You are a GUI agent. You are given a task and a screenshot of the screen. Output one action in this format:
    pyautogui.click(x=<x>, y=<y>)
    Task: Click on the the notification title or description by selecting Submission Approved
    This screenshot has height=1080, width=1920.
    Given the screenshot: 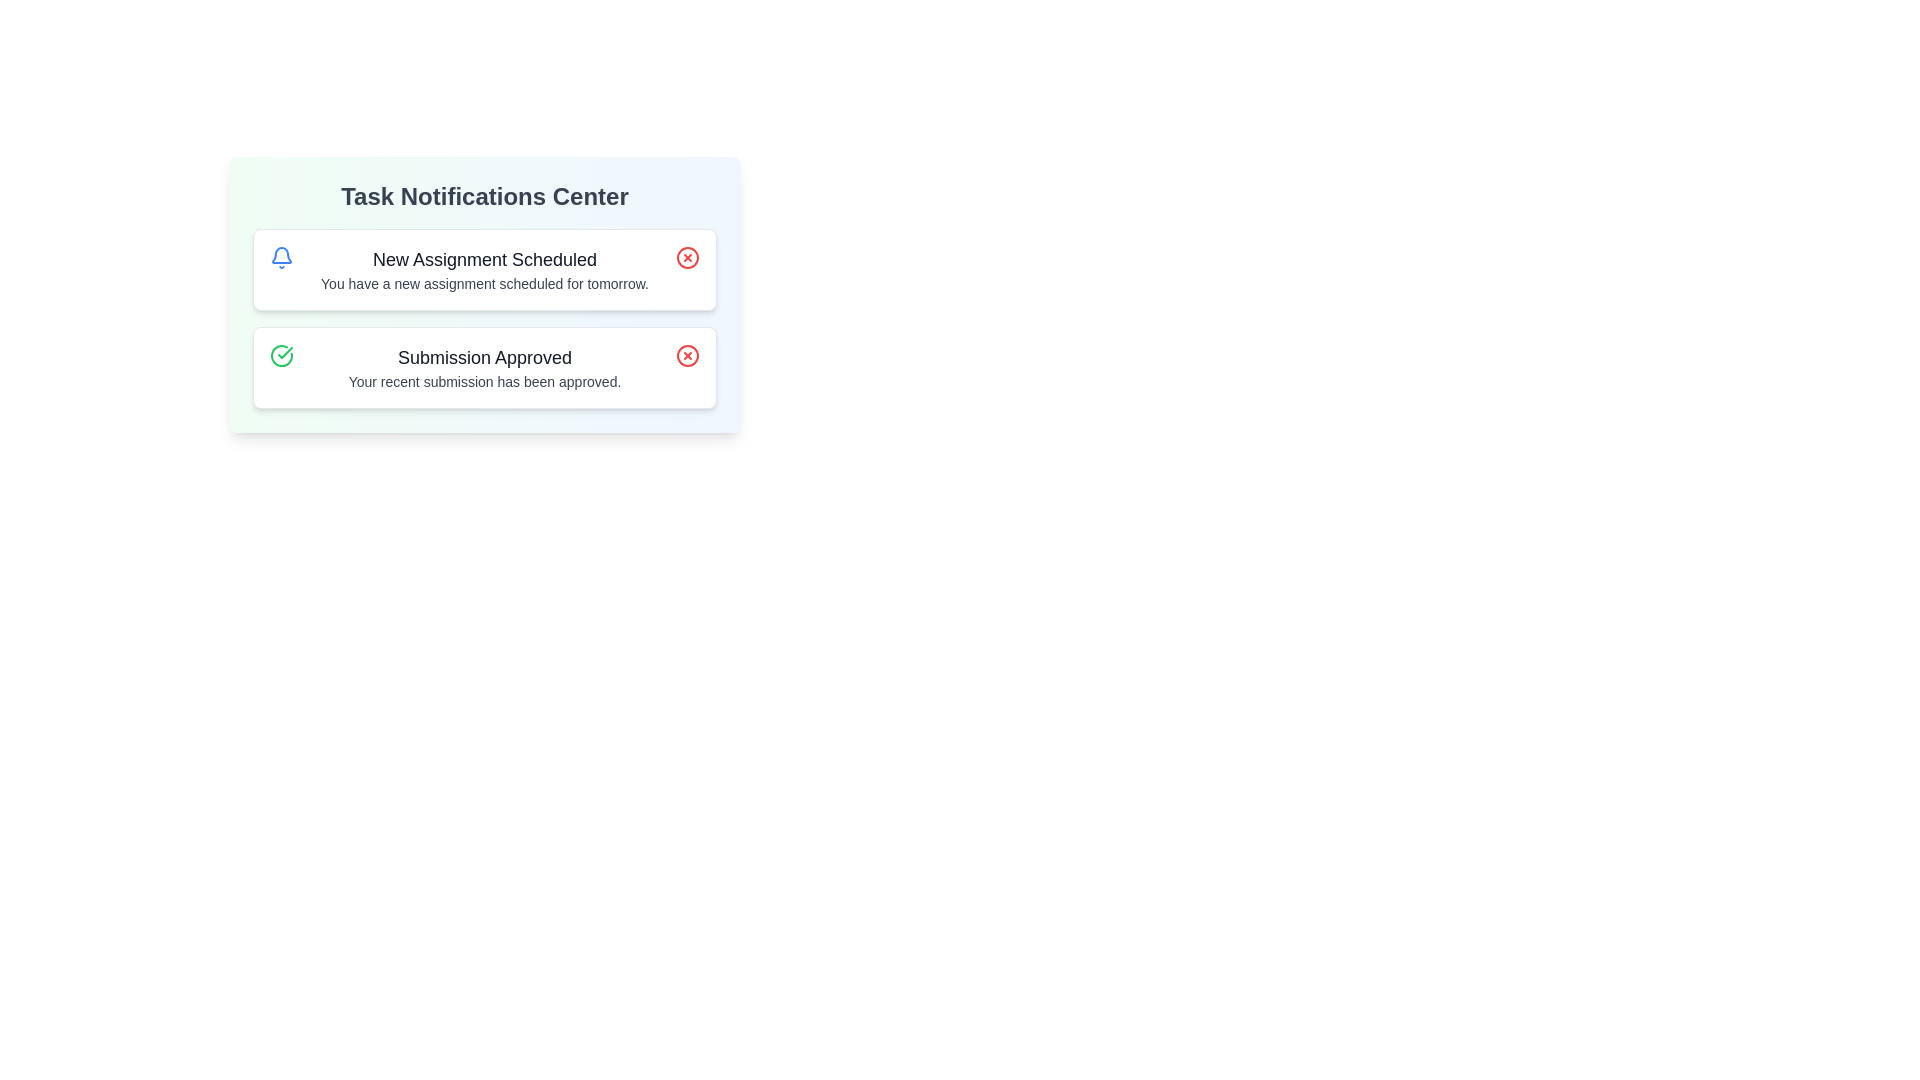 What is the action you would take?
    pyautogui.click(x=484, y=357)
    